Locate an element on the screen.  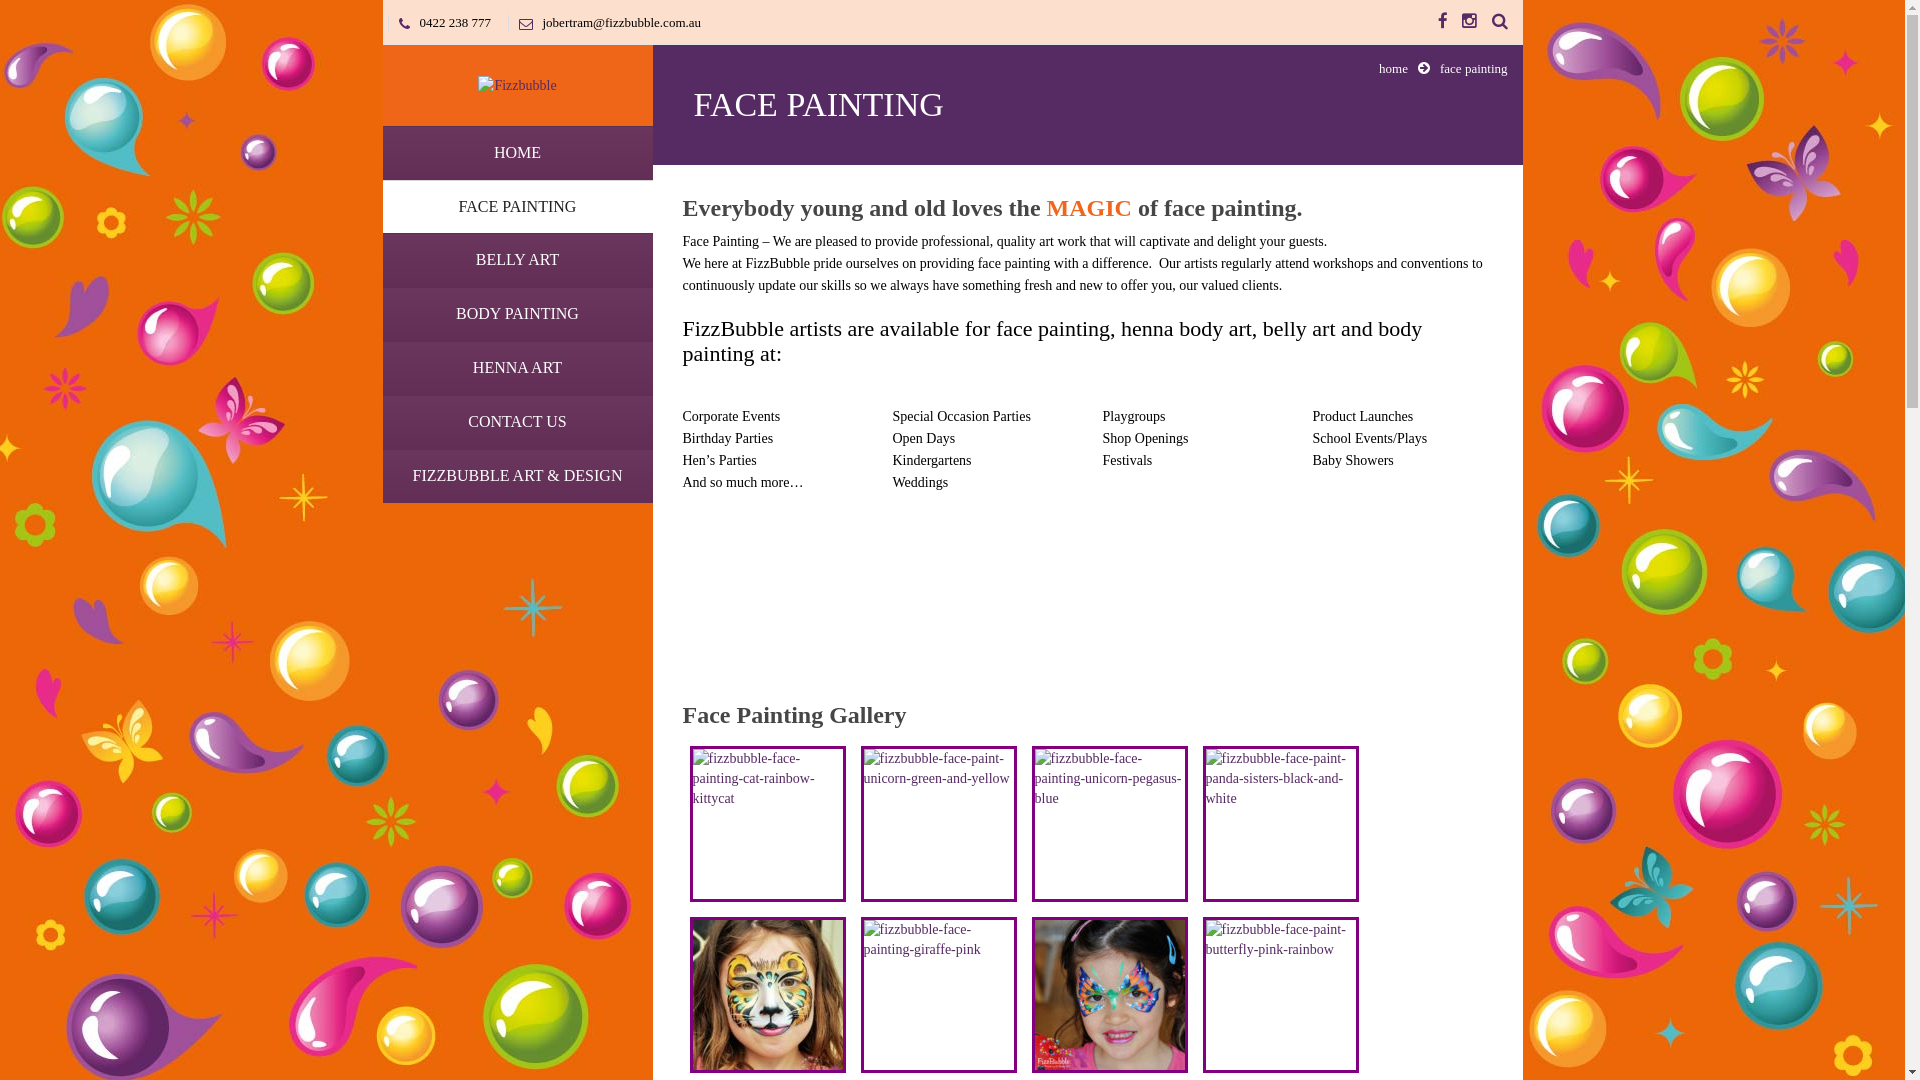
'fizzbubble-face-paint-panda-sisters-black-and-white' is located at coordinates (1281, 824).